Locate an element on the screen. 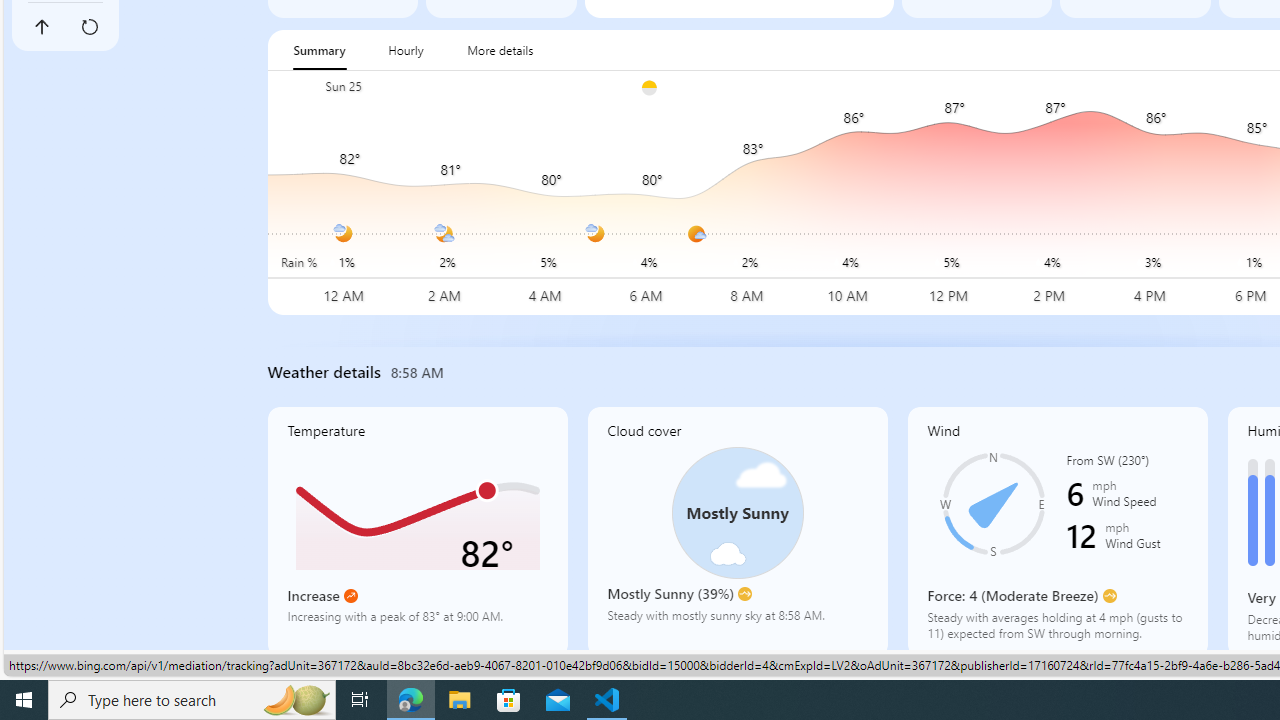 This screenshot has width=1280, height=720. 'Increase' is located at coordinates (350, 595).